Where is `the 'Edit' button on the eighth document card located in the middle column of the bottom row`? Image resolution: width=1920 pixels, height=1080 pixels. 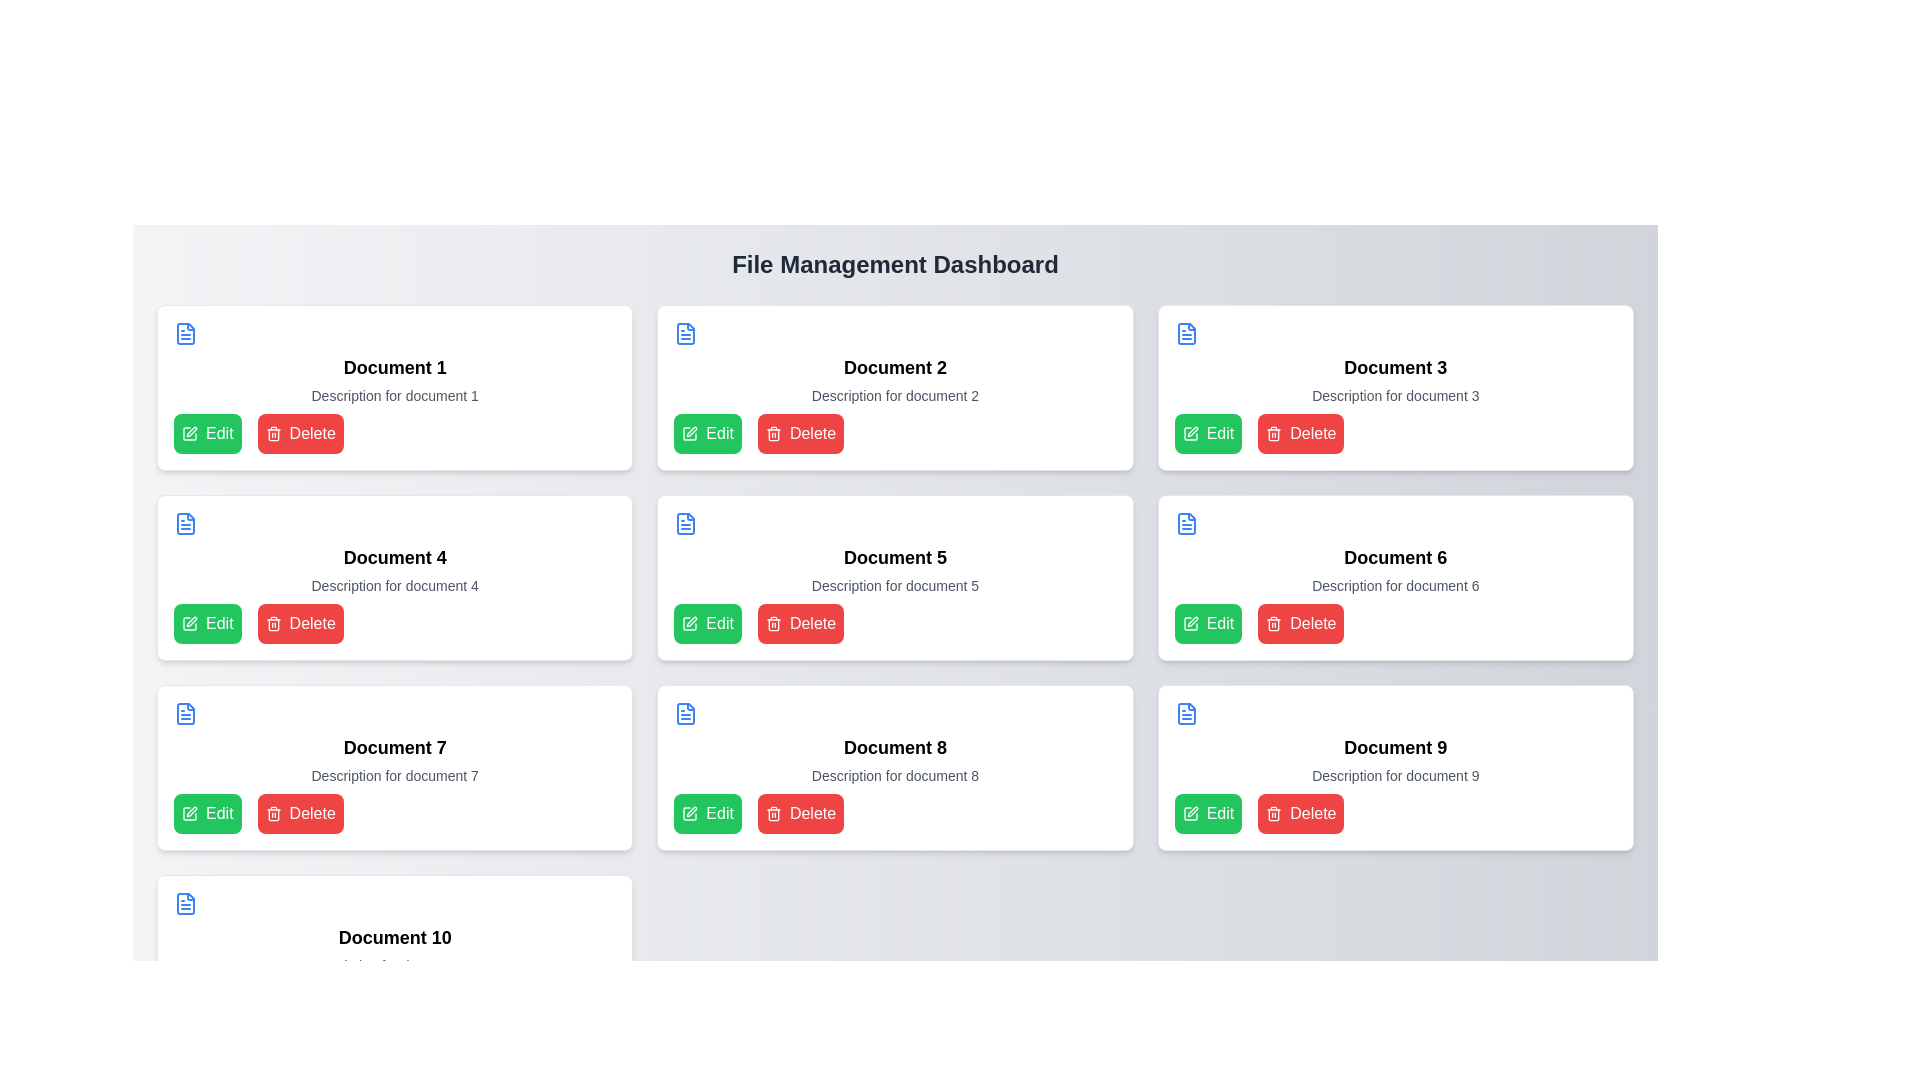
the 'Edit' button on the eighth document card located in the middle column of the bottom row is located at coordinates (894, 766).